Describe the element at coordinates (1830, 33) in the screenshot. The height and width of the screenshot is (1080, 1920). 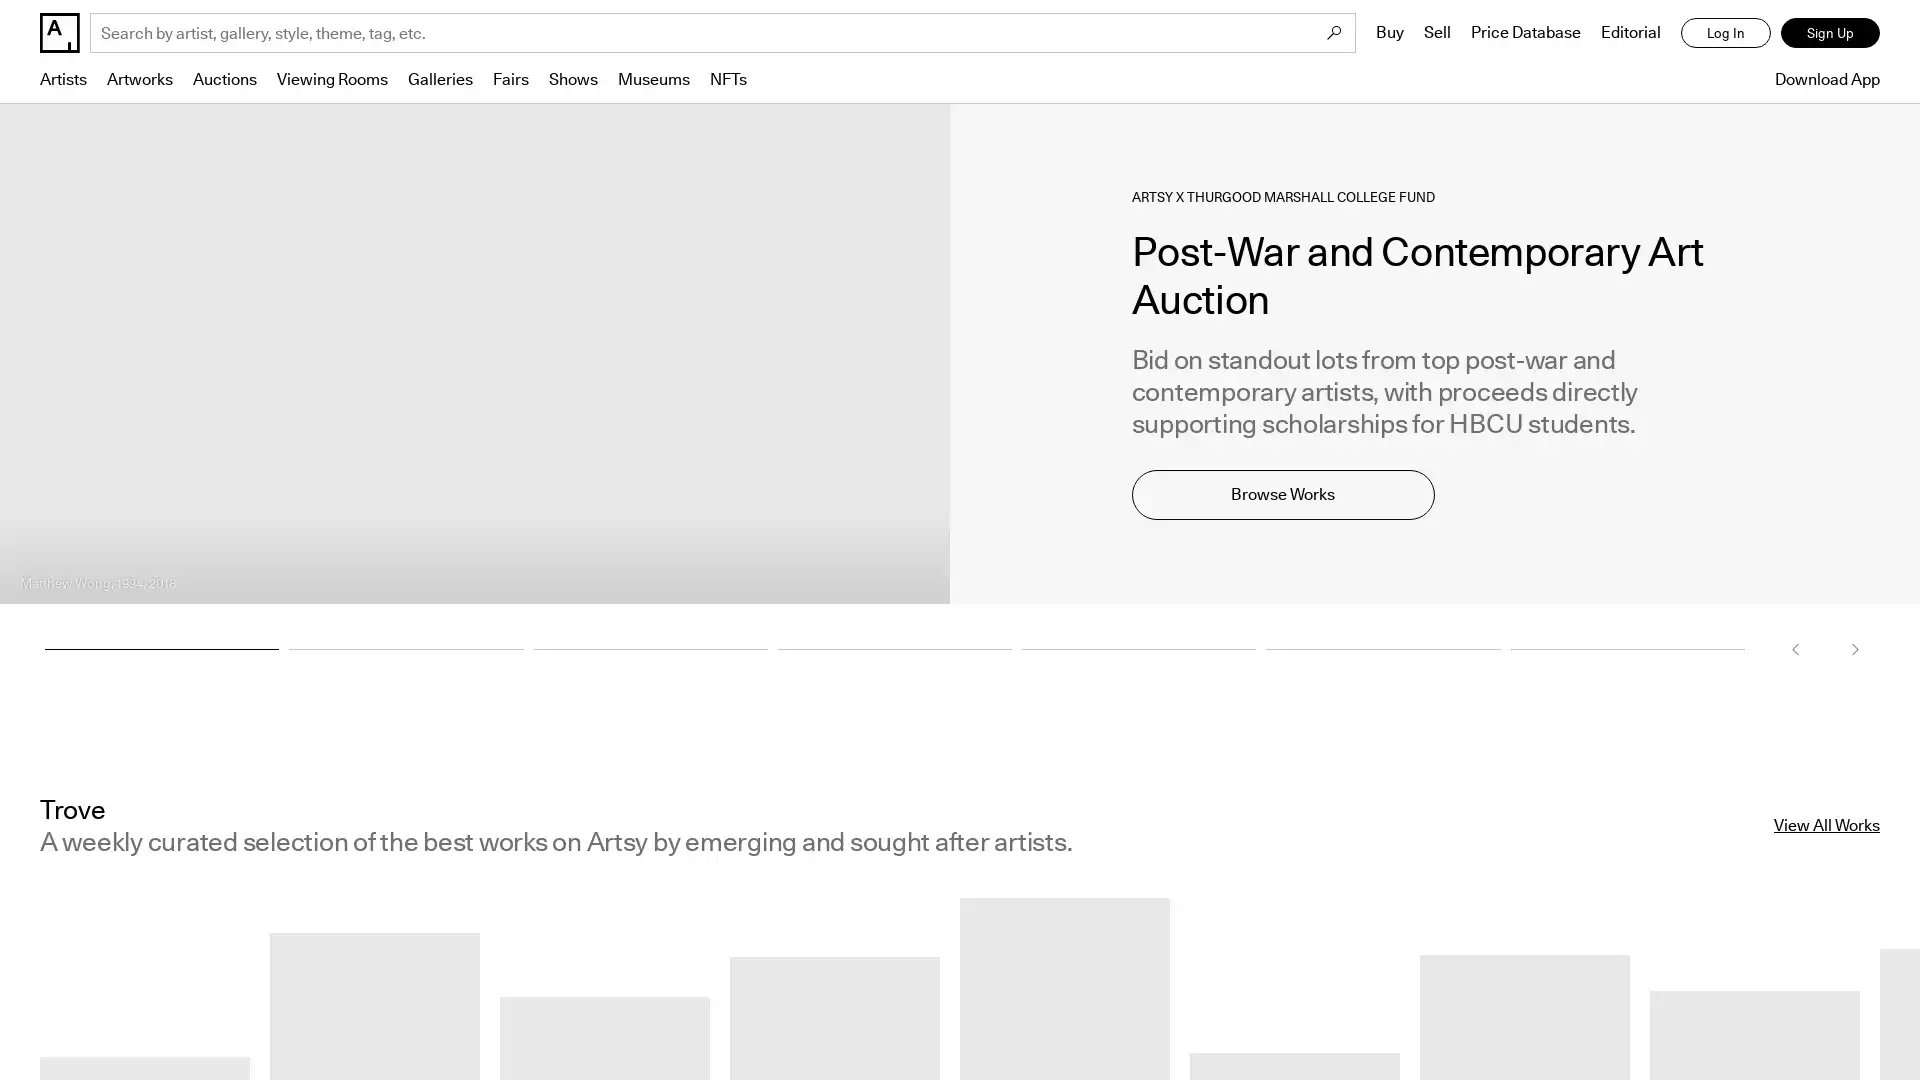
I see `Sign Up` at that location.